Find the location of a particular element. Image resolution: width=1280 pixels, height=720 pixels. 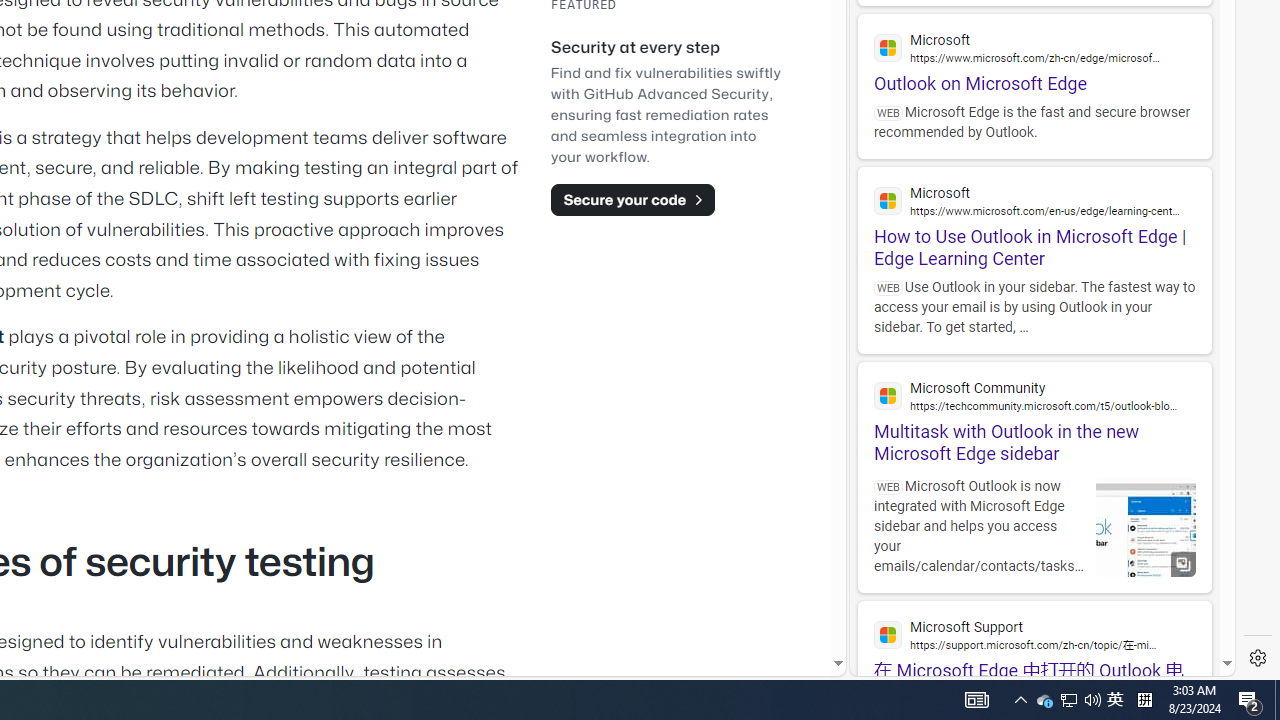

'Microsoft Support' is located at coordinates (1034, 634).